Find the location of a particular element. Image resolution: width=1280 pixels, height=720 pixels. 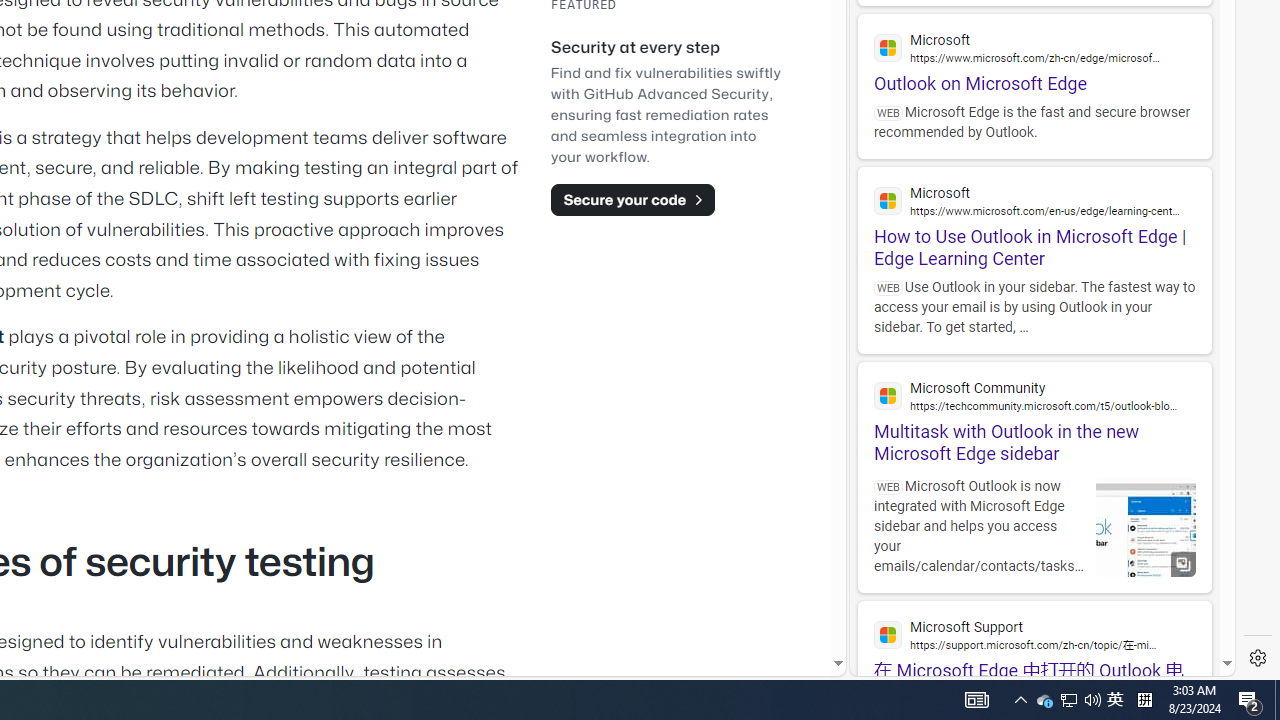

'Microsoft Support' is located at coordinates (1034, 634).